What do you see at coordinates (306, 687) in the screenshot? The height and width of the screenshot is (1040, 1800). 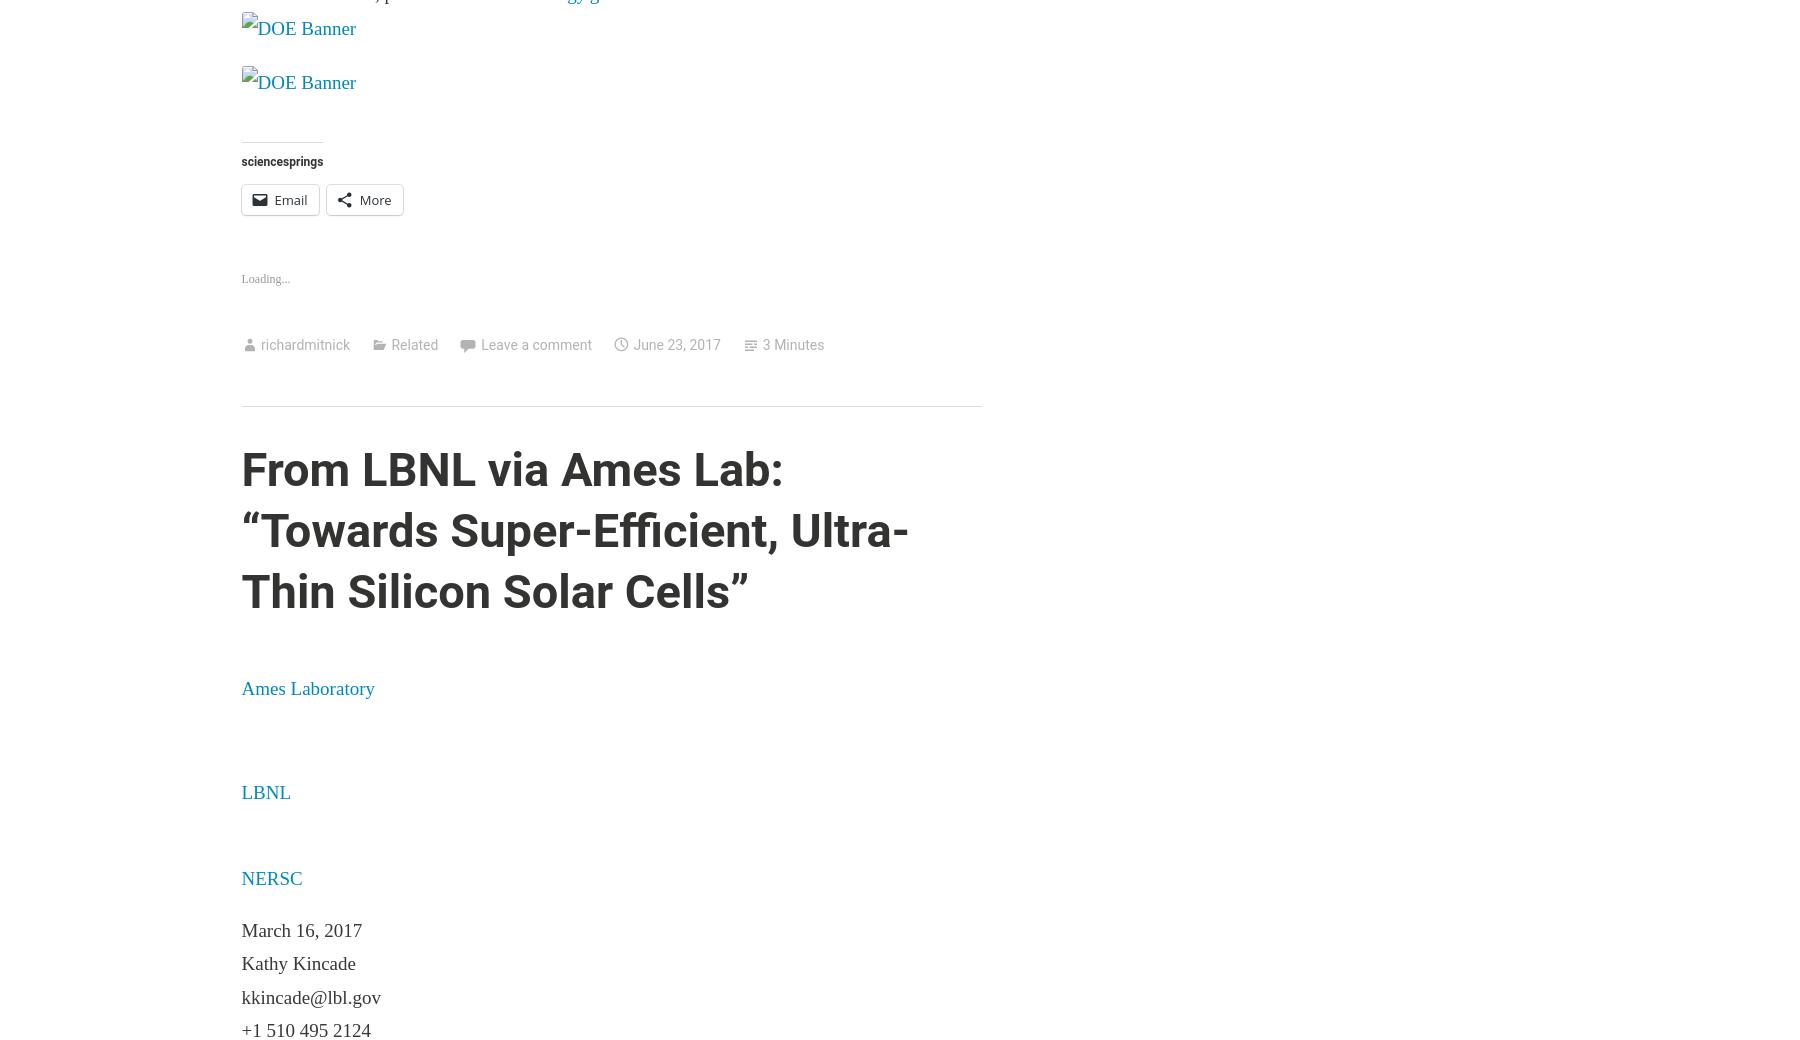 I see `'Ames Laboratory'` at bounding box center [306, 687].